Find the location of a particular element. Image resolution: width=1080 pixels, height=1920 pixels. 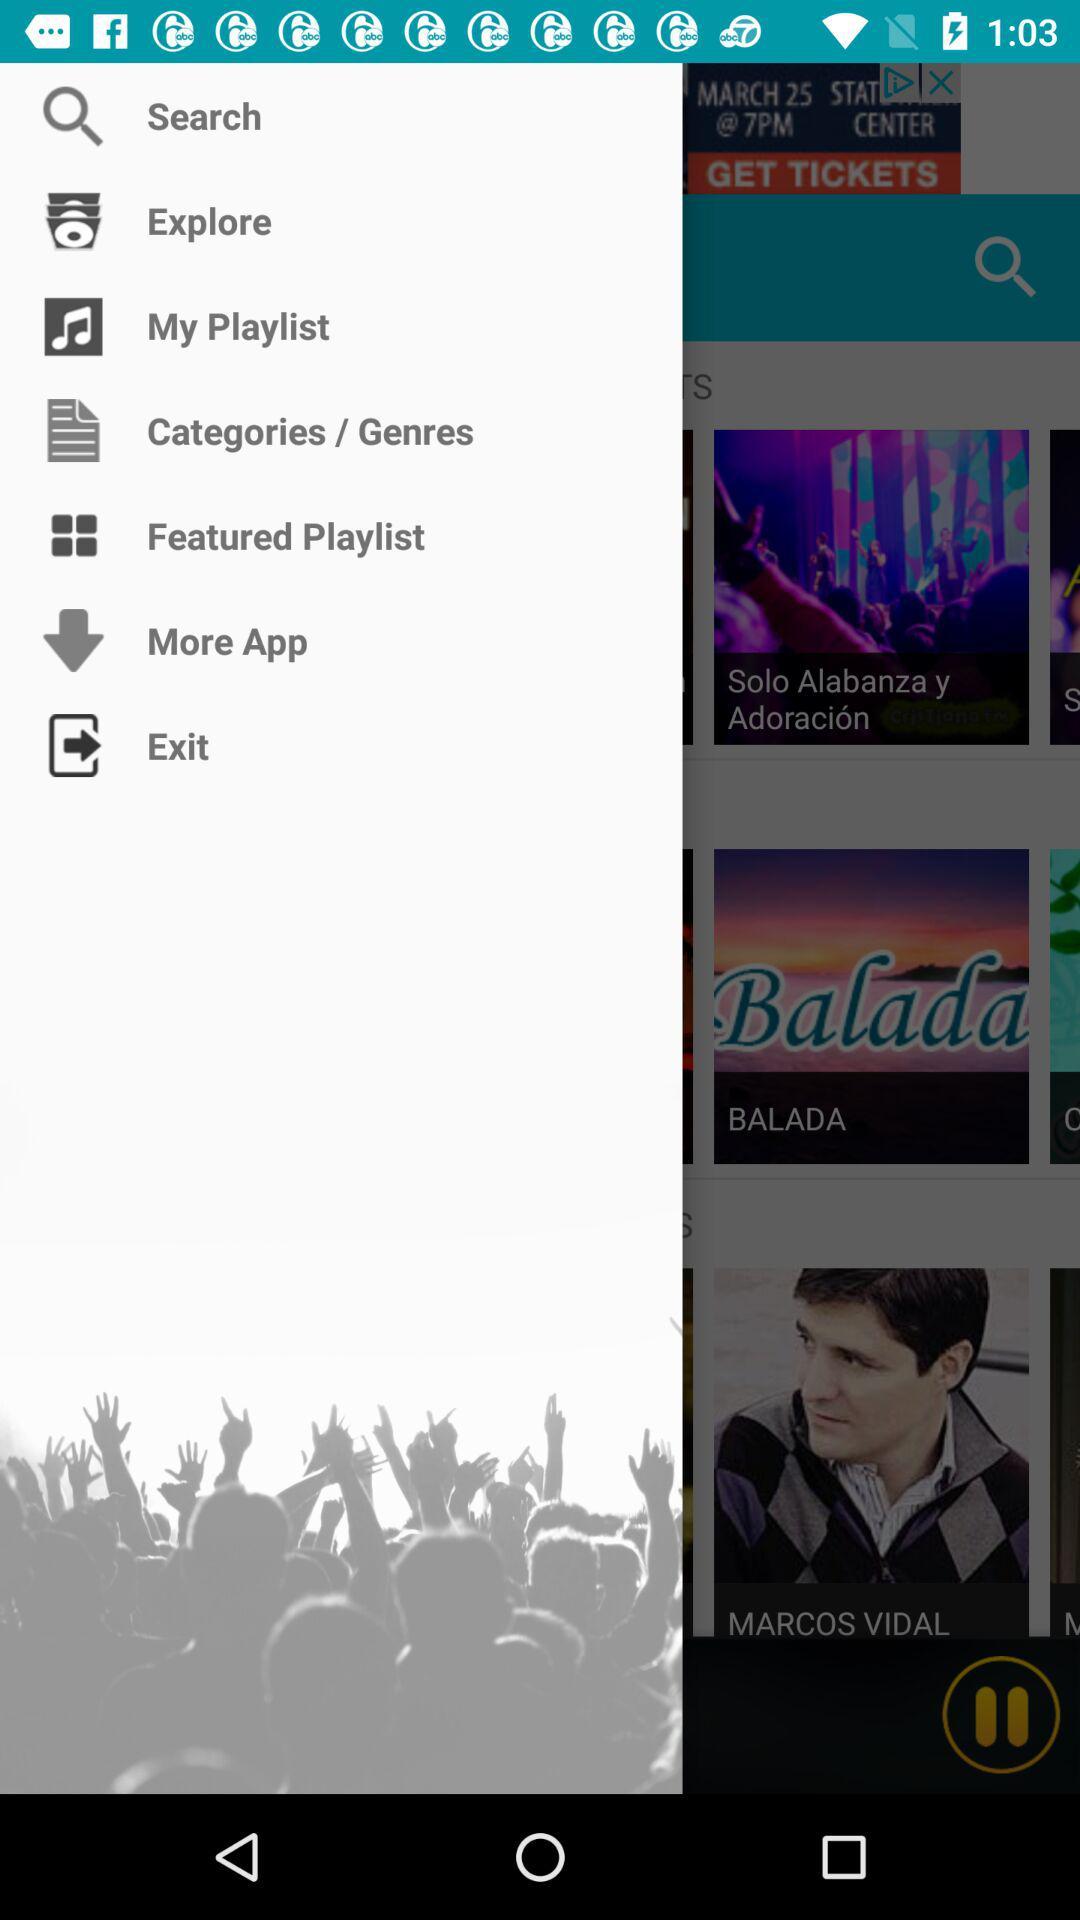

pause audio is located at coordinates (1001, 1714).